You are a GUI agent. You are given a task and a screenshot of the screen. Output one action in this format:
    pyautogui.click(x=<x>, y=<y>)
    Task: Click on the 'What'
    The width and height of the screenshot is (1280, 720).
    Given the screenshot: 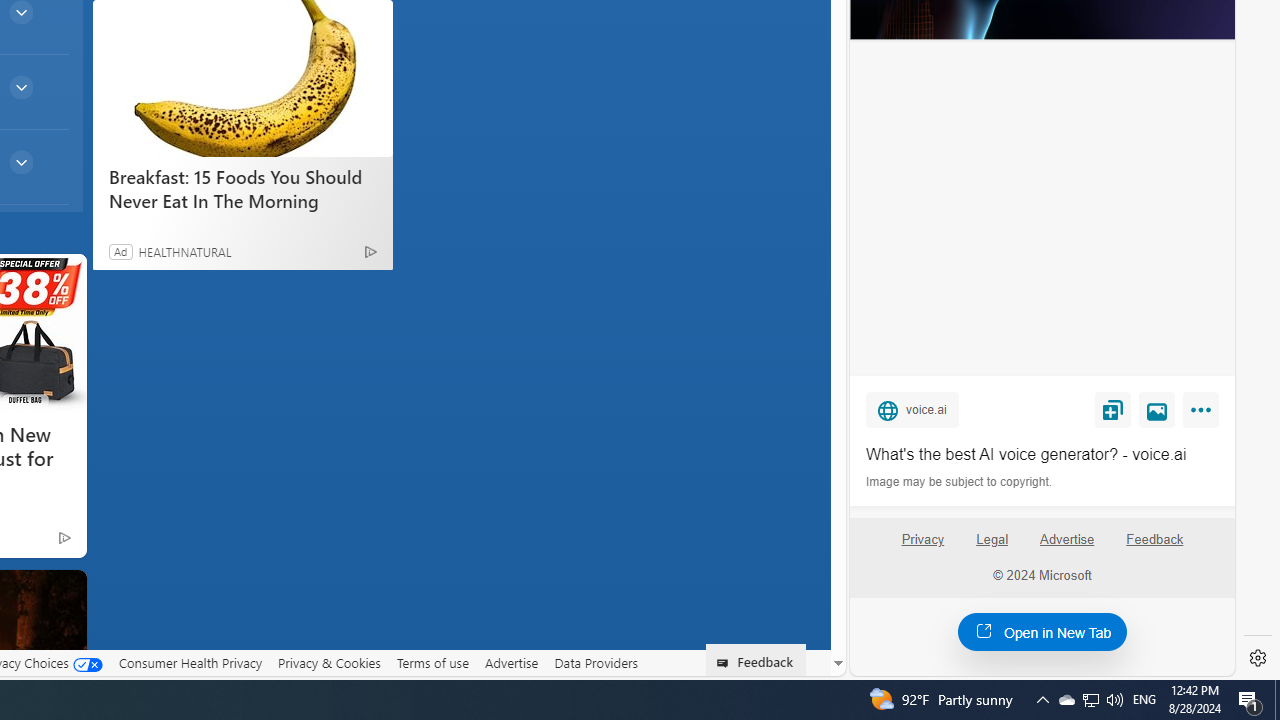 What is the action you would take?
    pyautogui.click(x=1041, y=455)
    